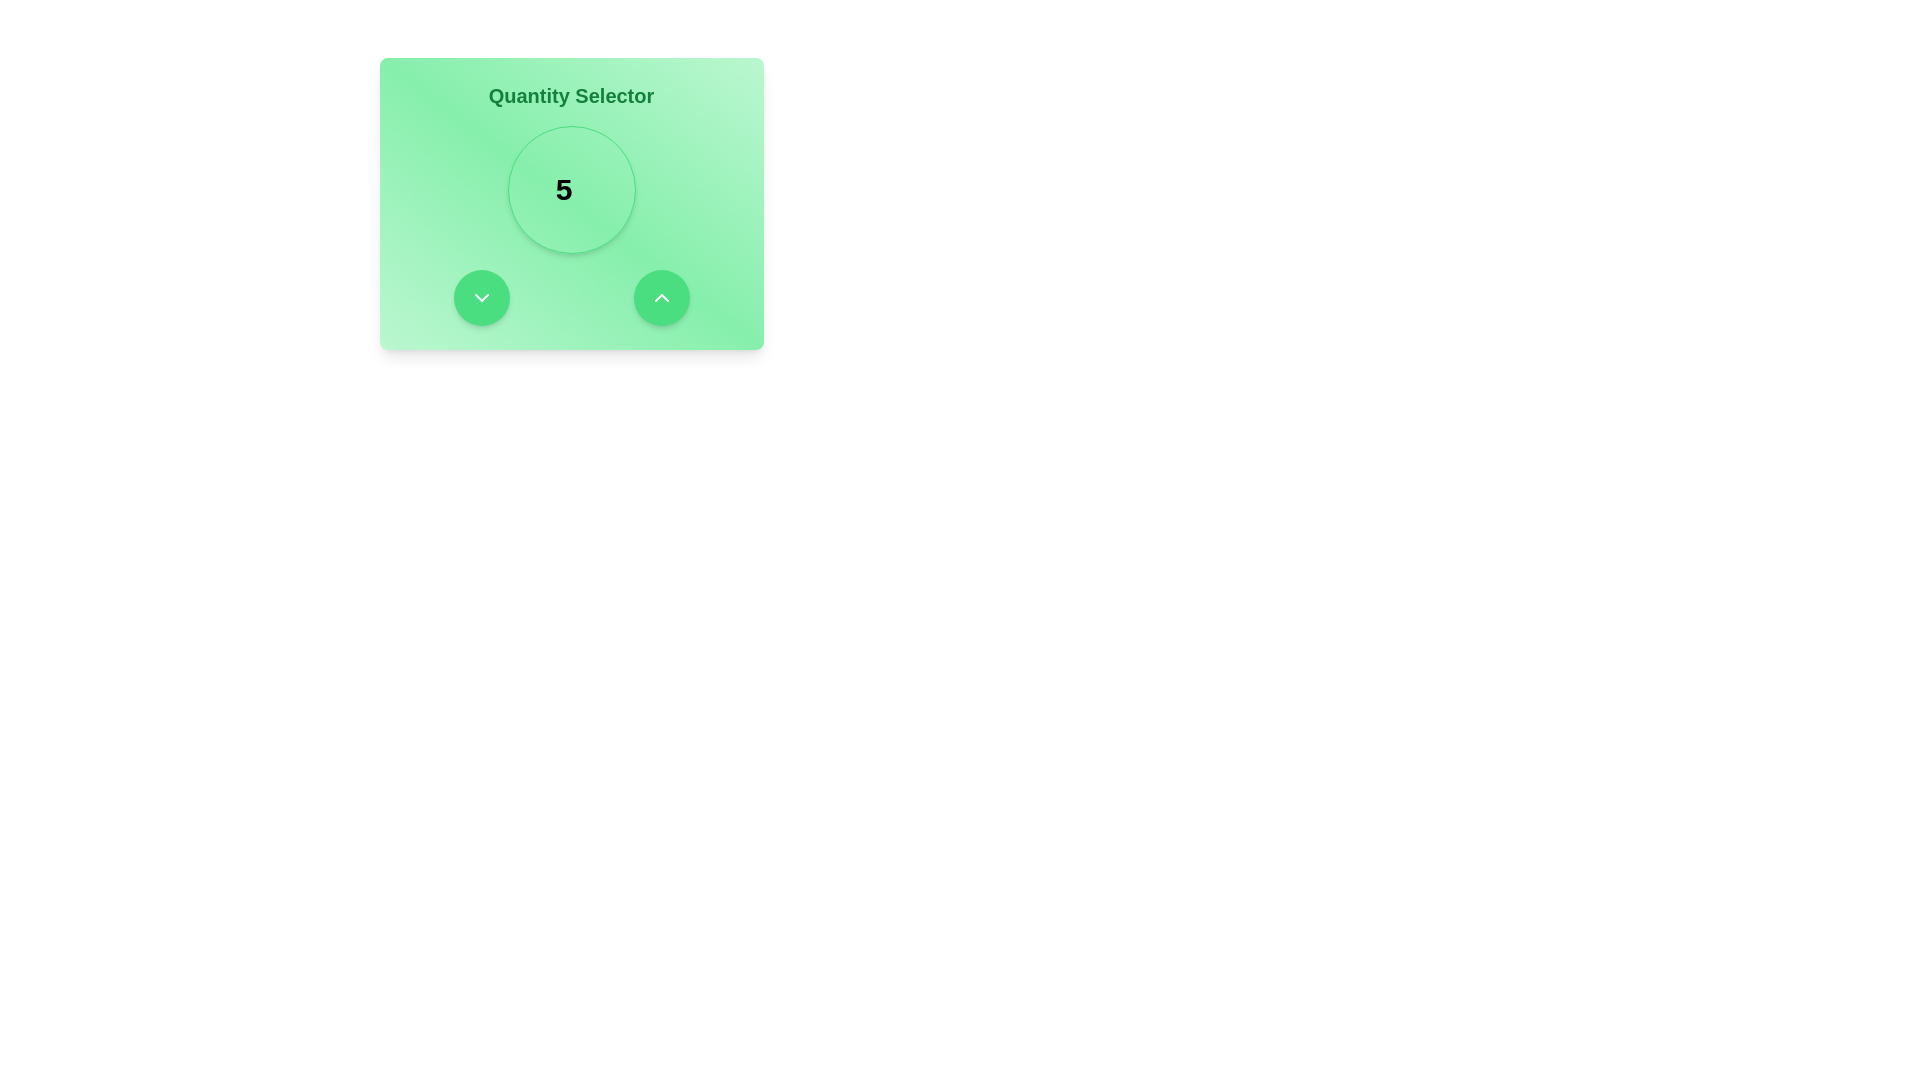  Describe the element at coordinates (481, 297) in the screenshot. I see `the downward-facing triangular icon within the green circular button of the 'Quantity Selector' component` at that location.